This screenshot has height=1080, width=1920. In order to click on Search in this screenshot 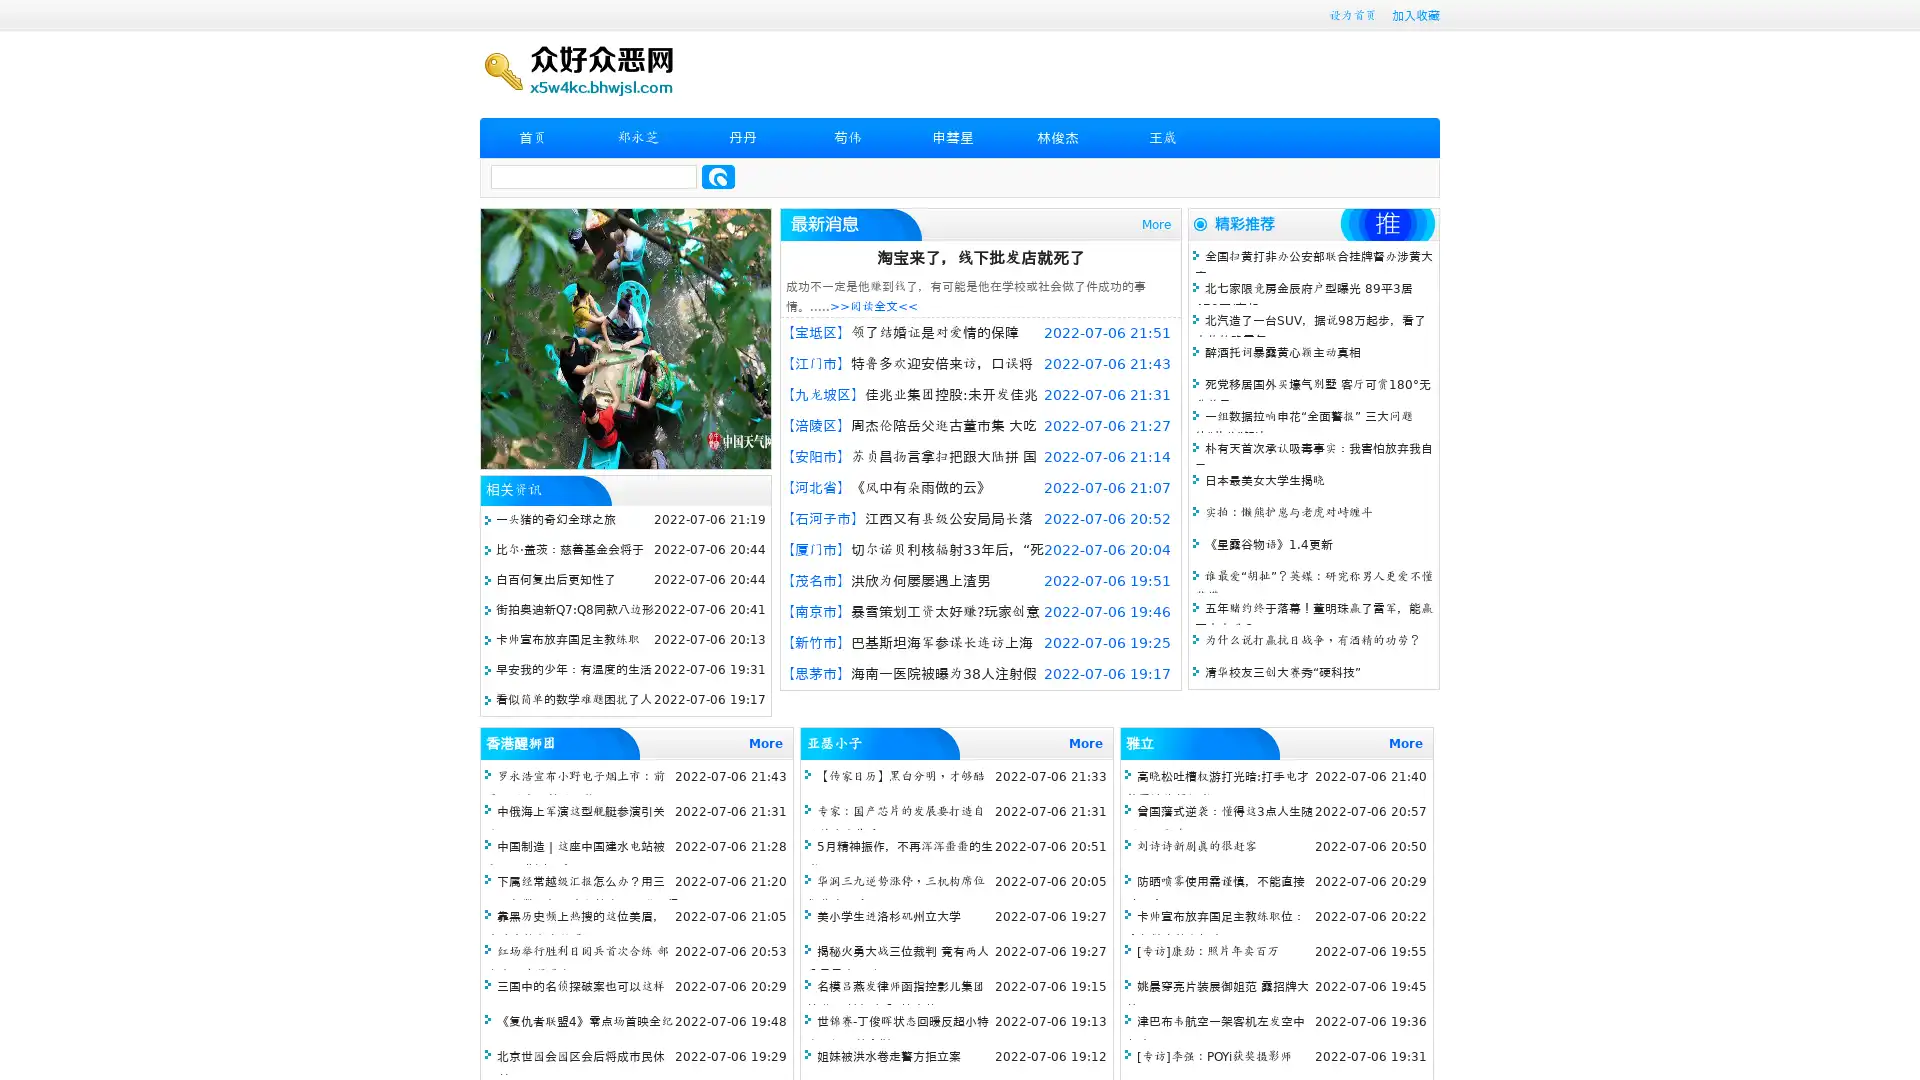, I will do `click(718, 176)`.